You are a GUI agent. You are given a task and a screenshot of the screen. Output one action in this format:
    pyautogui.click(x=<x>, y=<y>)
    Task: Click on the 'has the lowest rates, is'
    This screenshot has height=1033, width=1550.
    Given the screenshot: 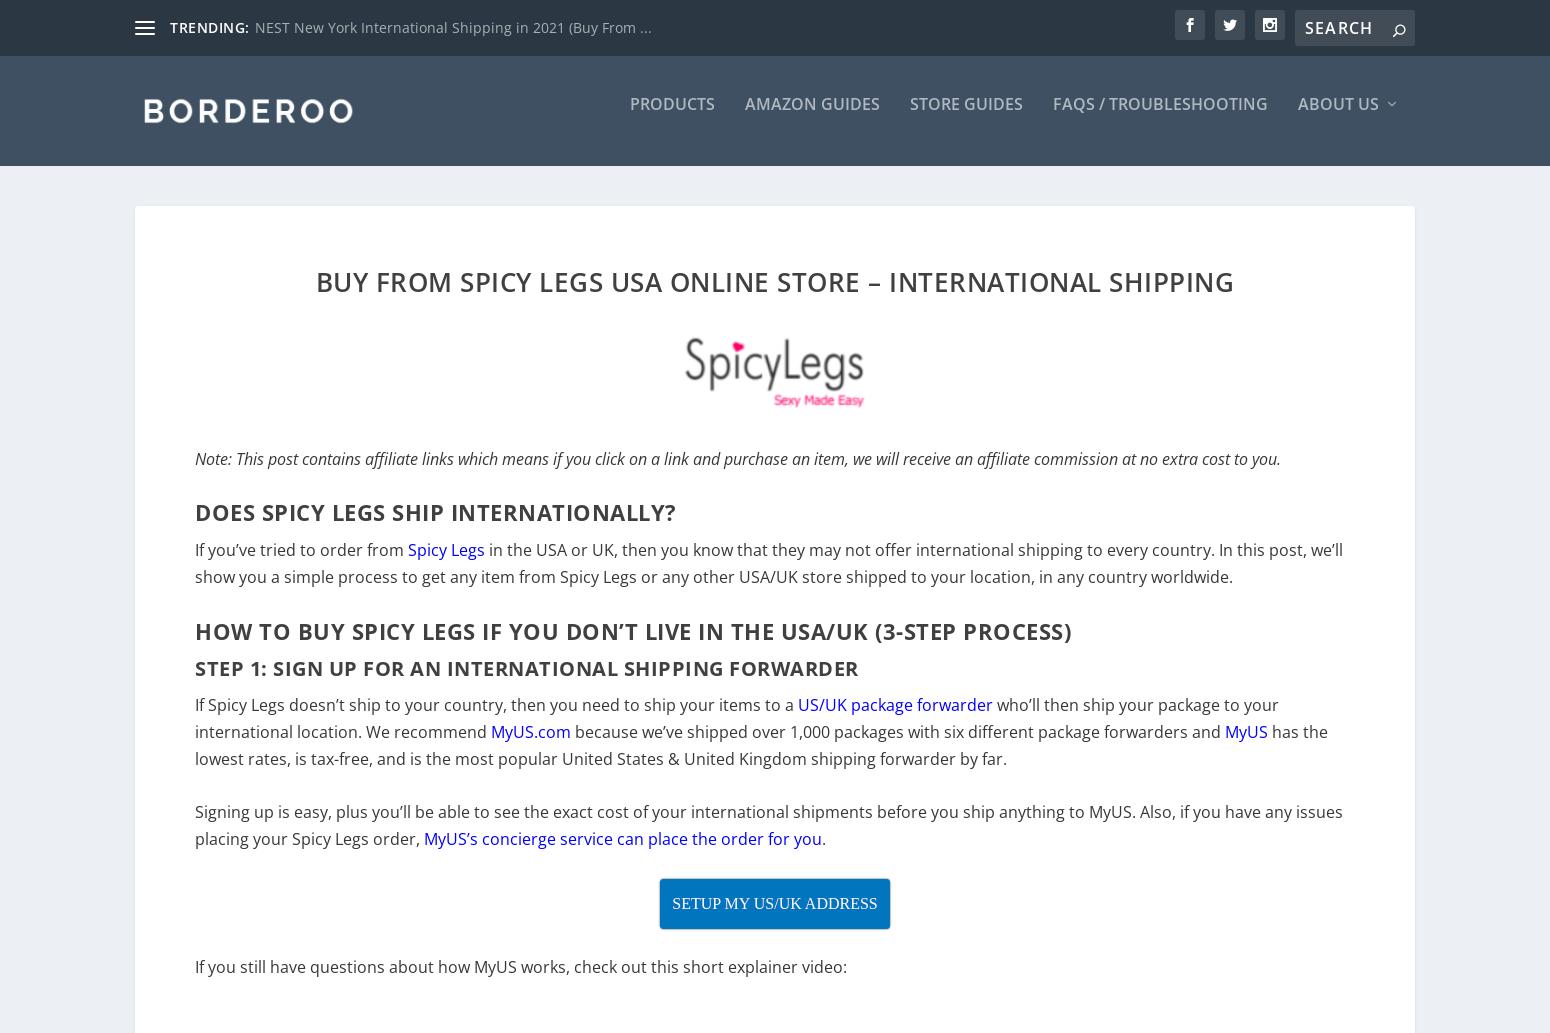 What is the action you would take?
    pyautogui.click(x=761, y=758)
    